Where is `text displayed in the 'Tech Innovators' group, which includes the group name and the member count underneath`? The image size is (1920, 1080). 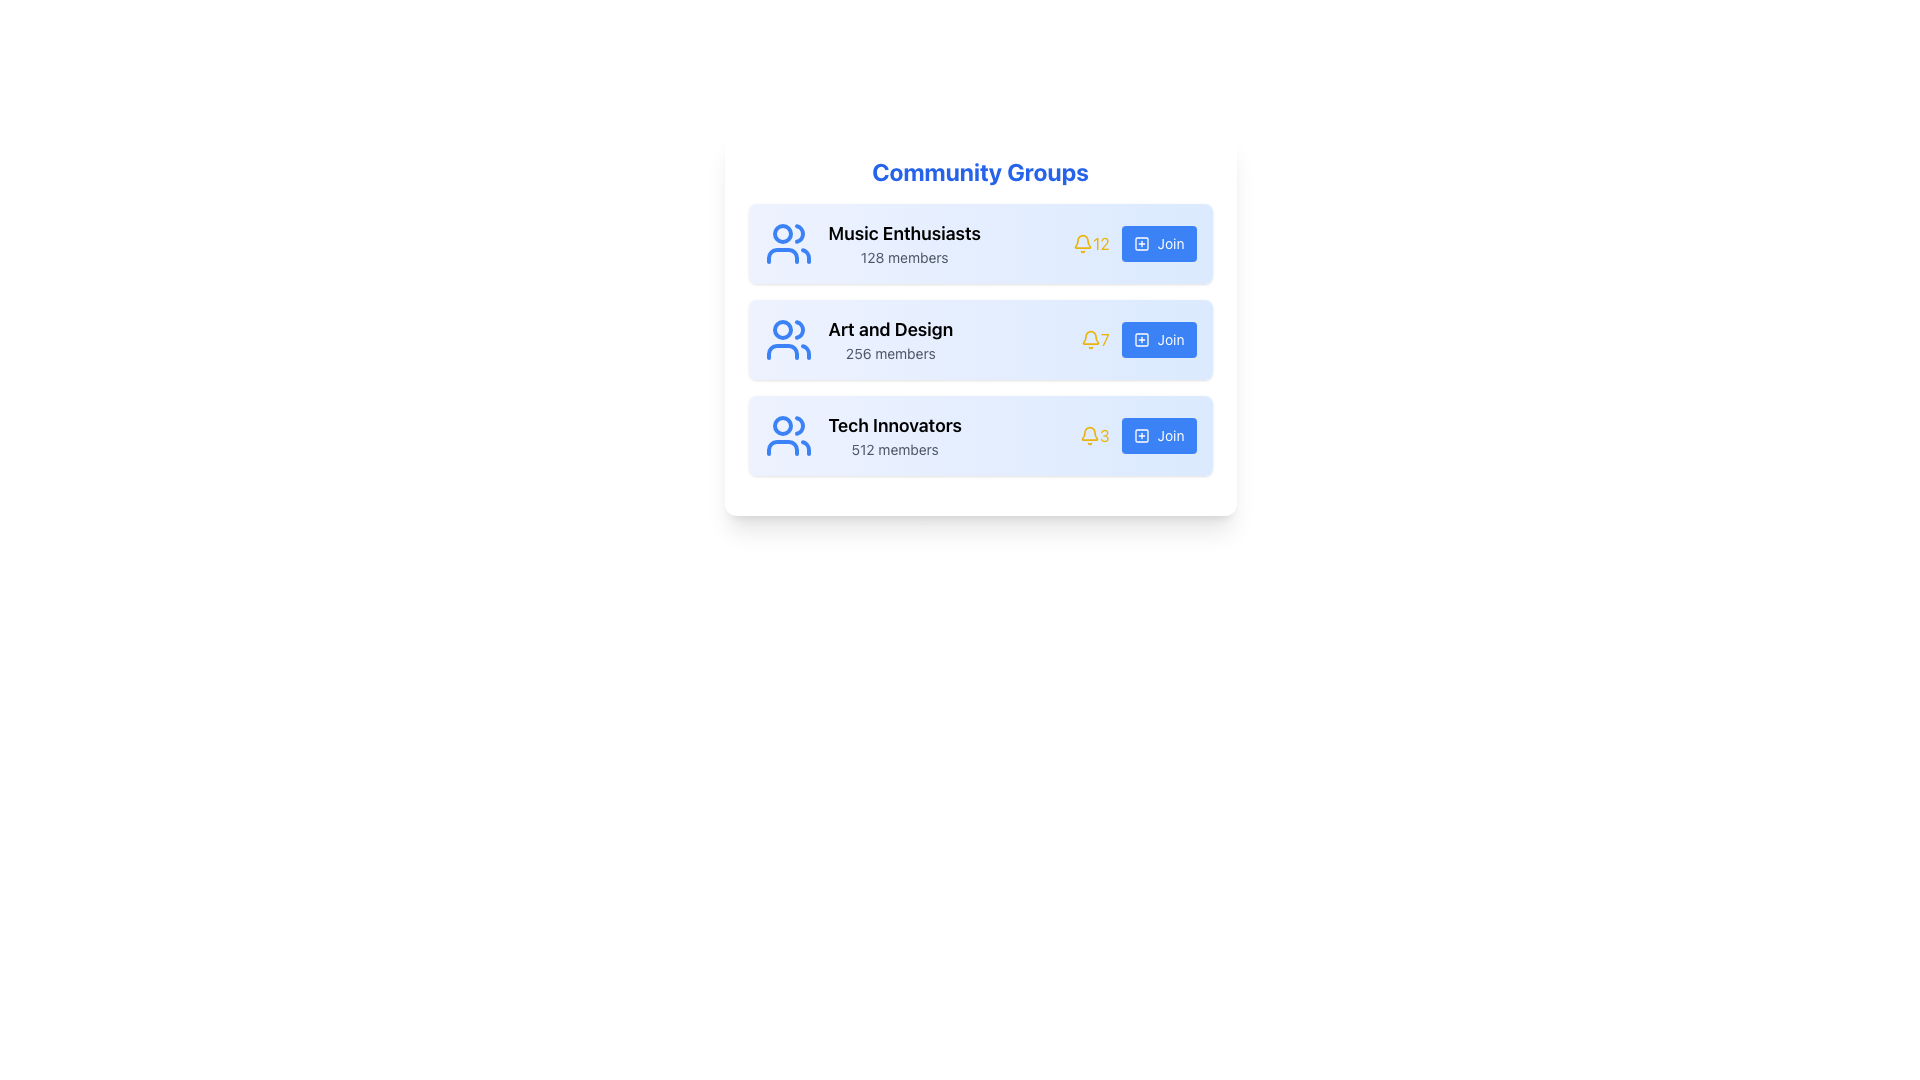
text displayed in the 'Tech Innovators' group, which includes the group name and the member count underneath is located at coordinates (894, 434).